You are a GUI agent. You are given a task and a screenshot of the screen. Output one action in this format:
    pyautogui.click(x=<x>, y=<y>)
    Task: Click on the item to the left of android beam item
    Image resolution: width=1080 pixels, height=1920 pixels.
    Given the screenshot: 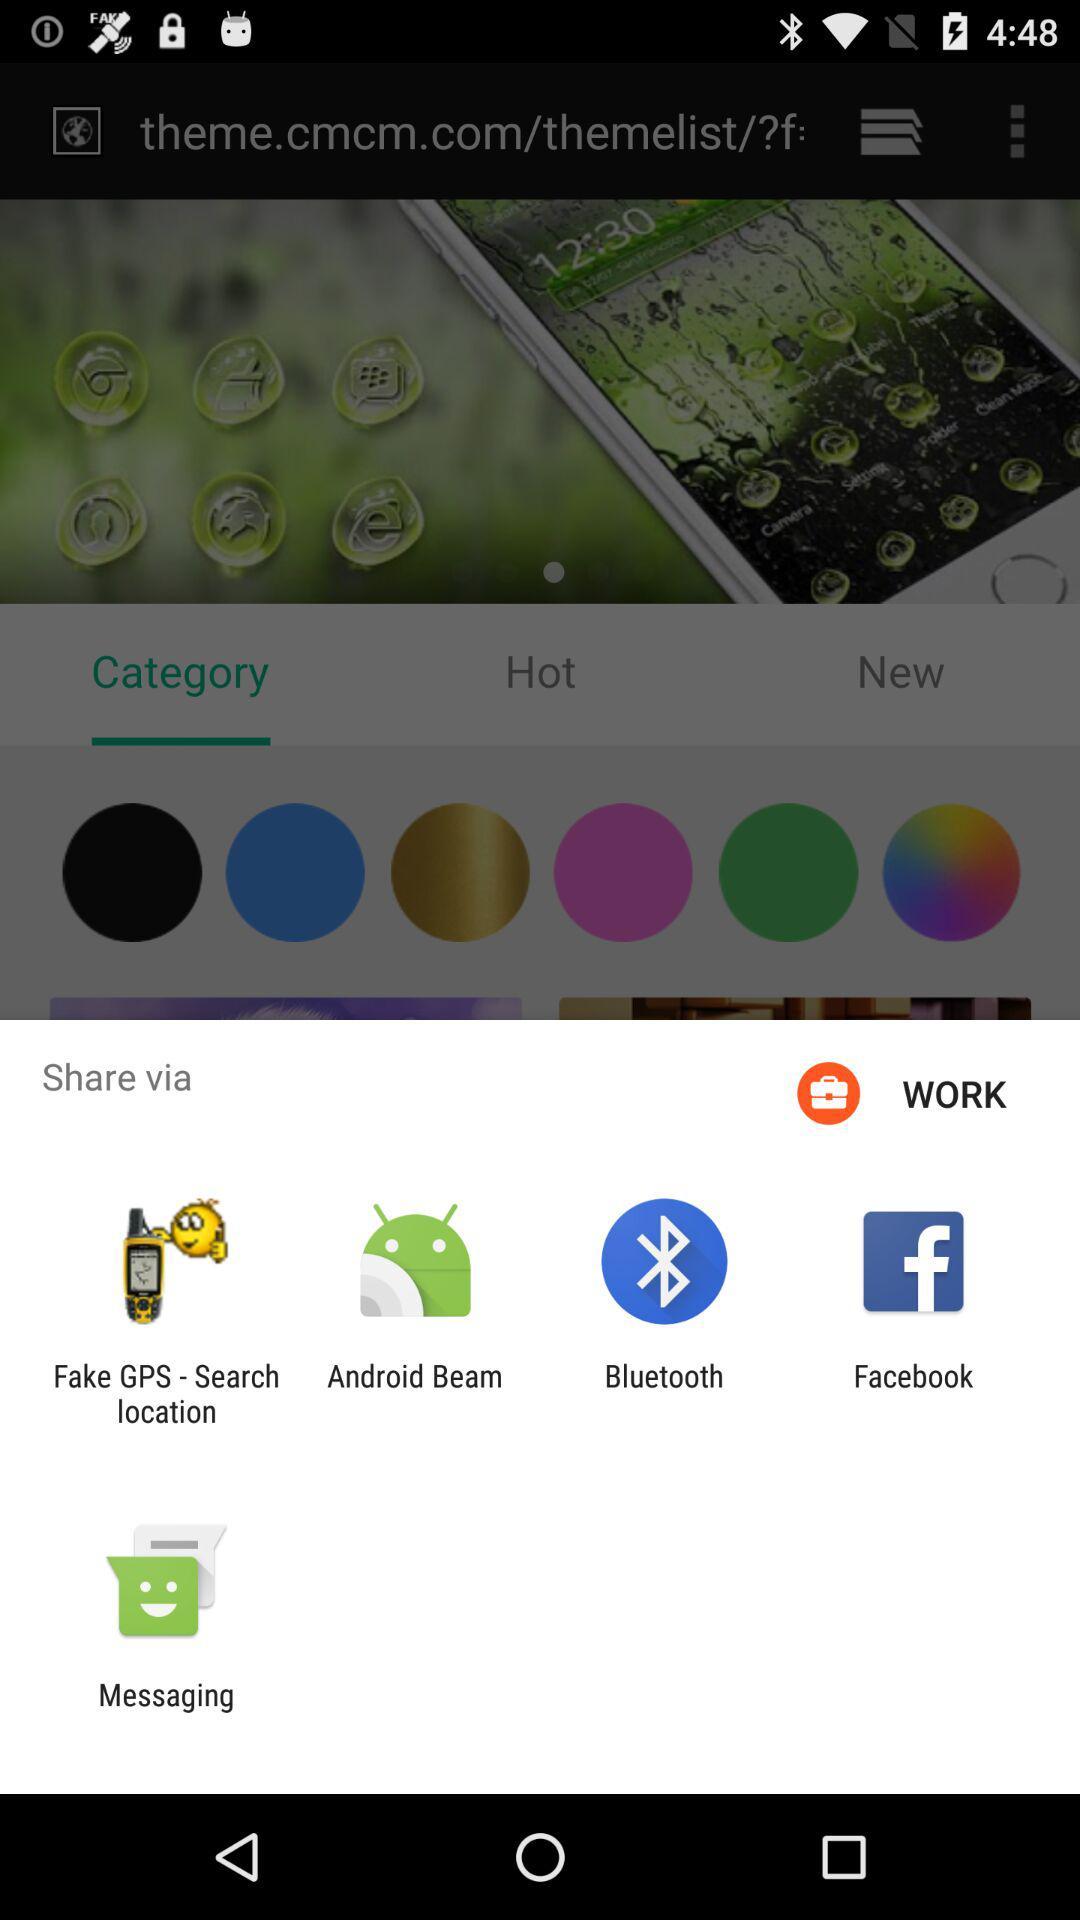 What is the action you would take?
    pyautogui.click(x=165, y=1392)
    